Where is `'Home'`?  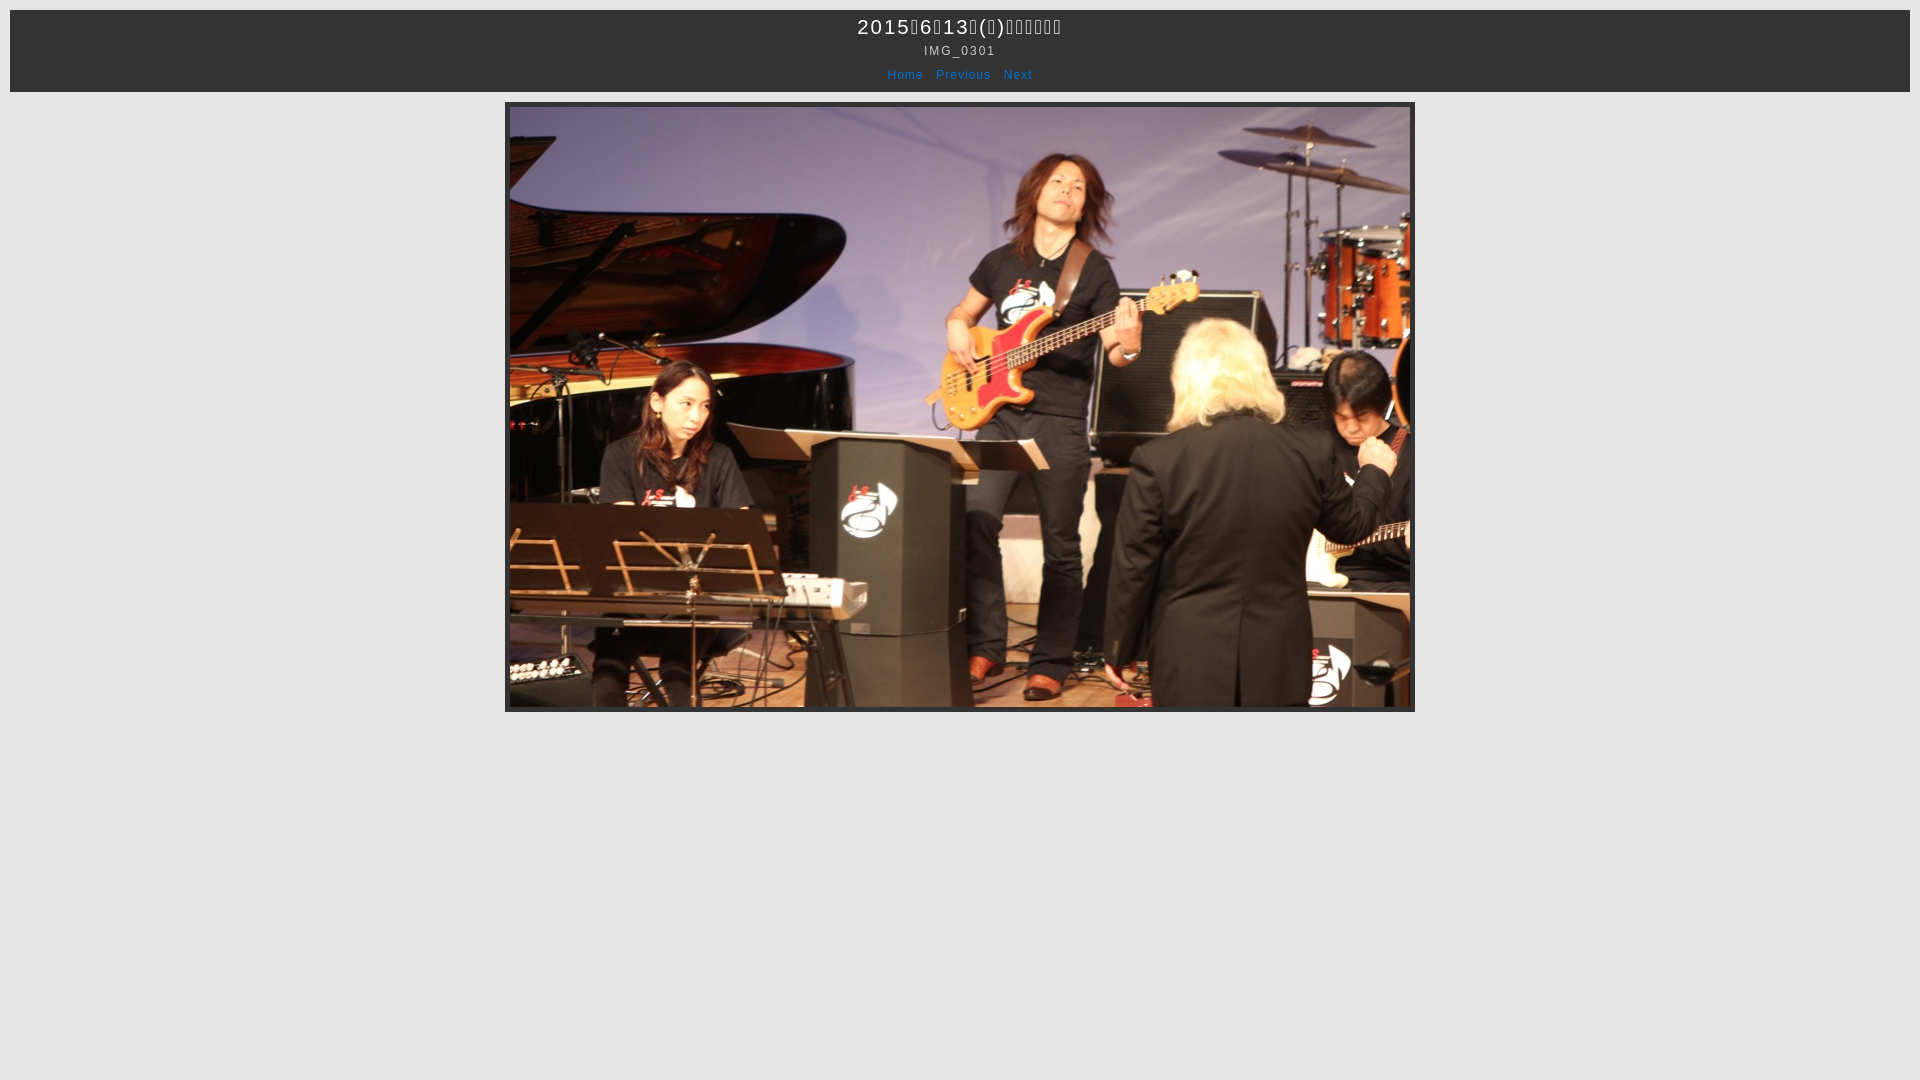 'Home' is located at coordinates (905, 73).